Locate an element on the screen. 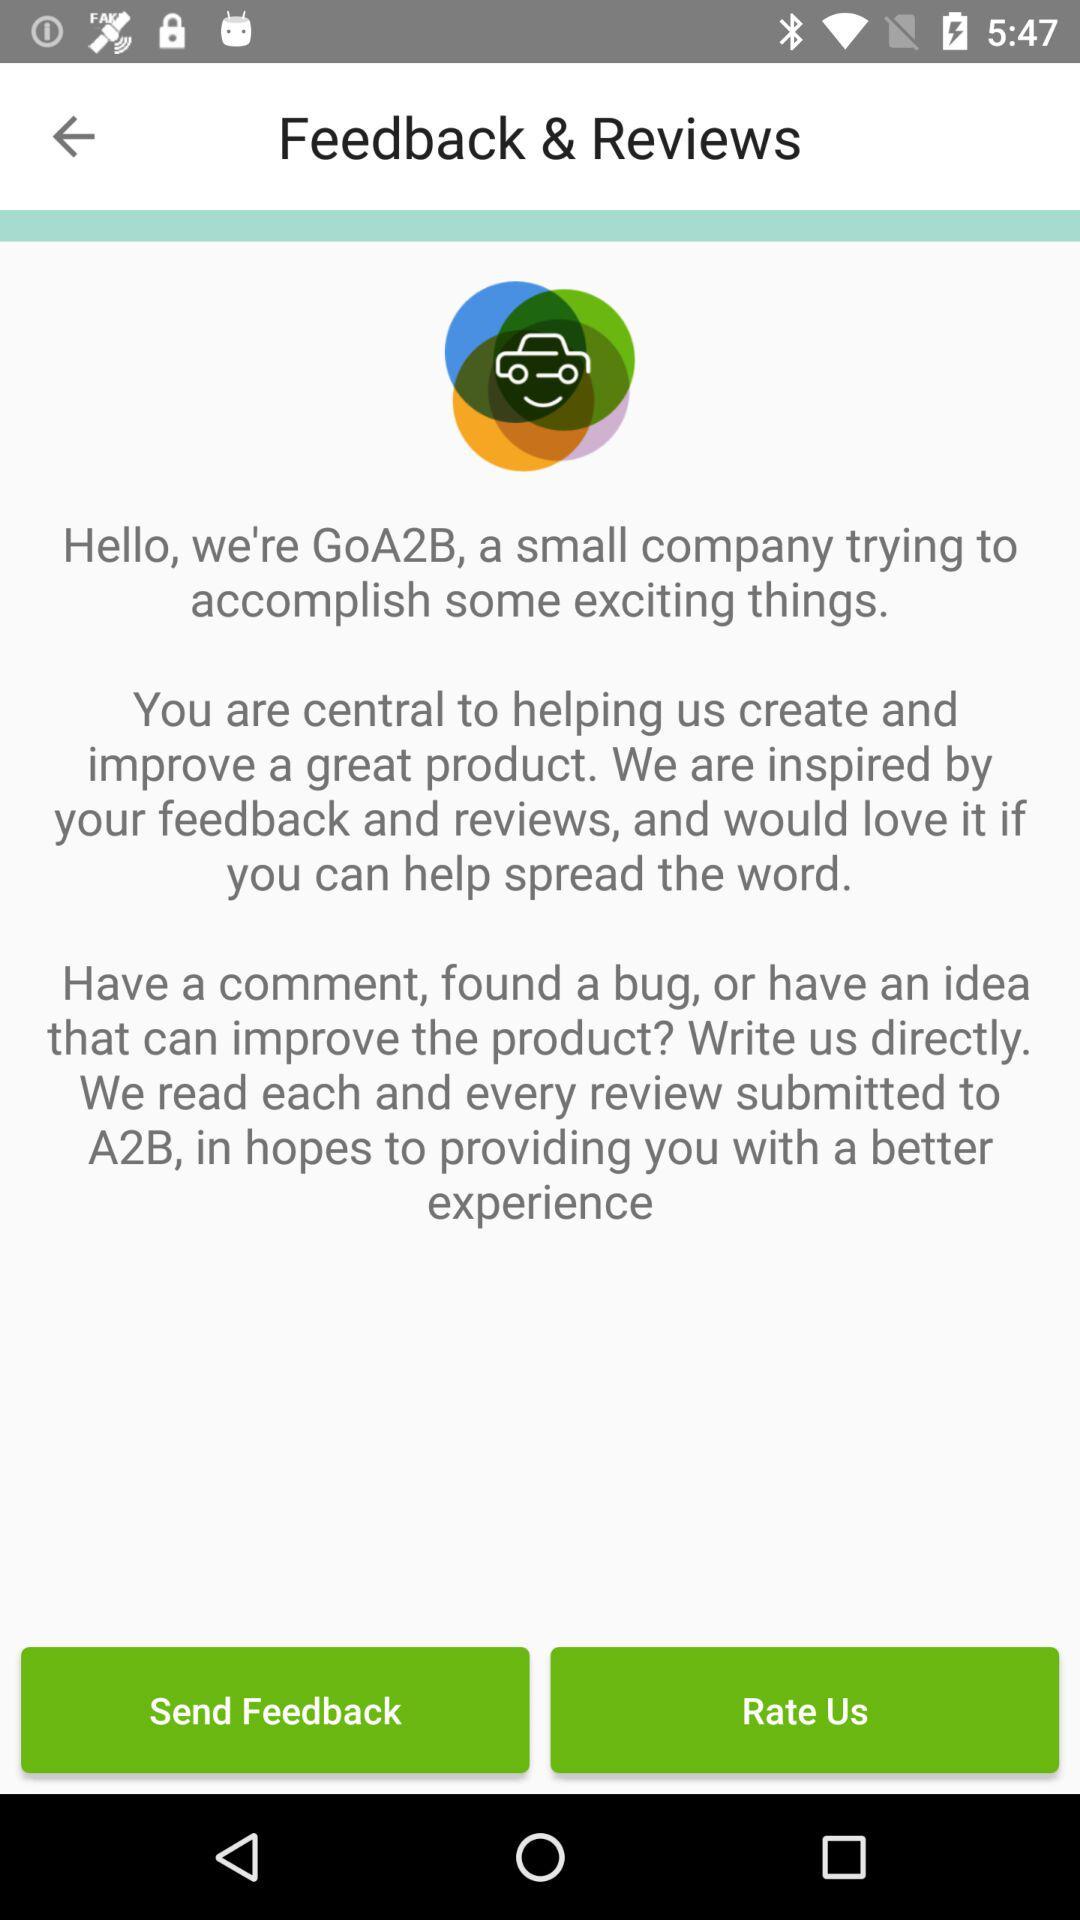 The height and width of the screenshot is (1920, 1080). item below the hello we re item is located at coordinates (803, 1708).